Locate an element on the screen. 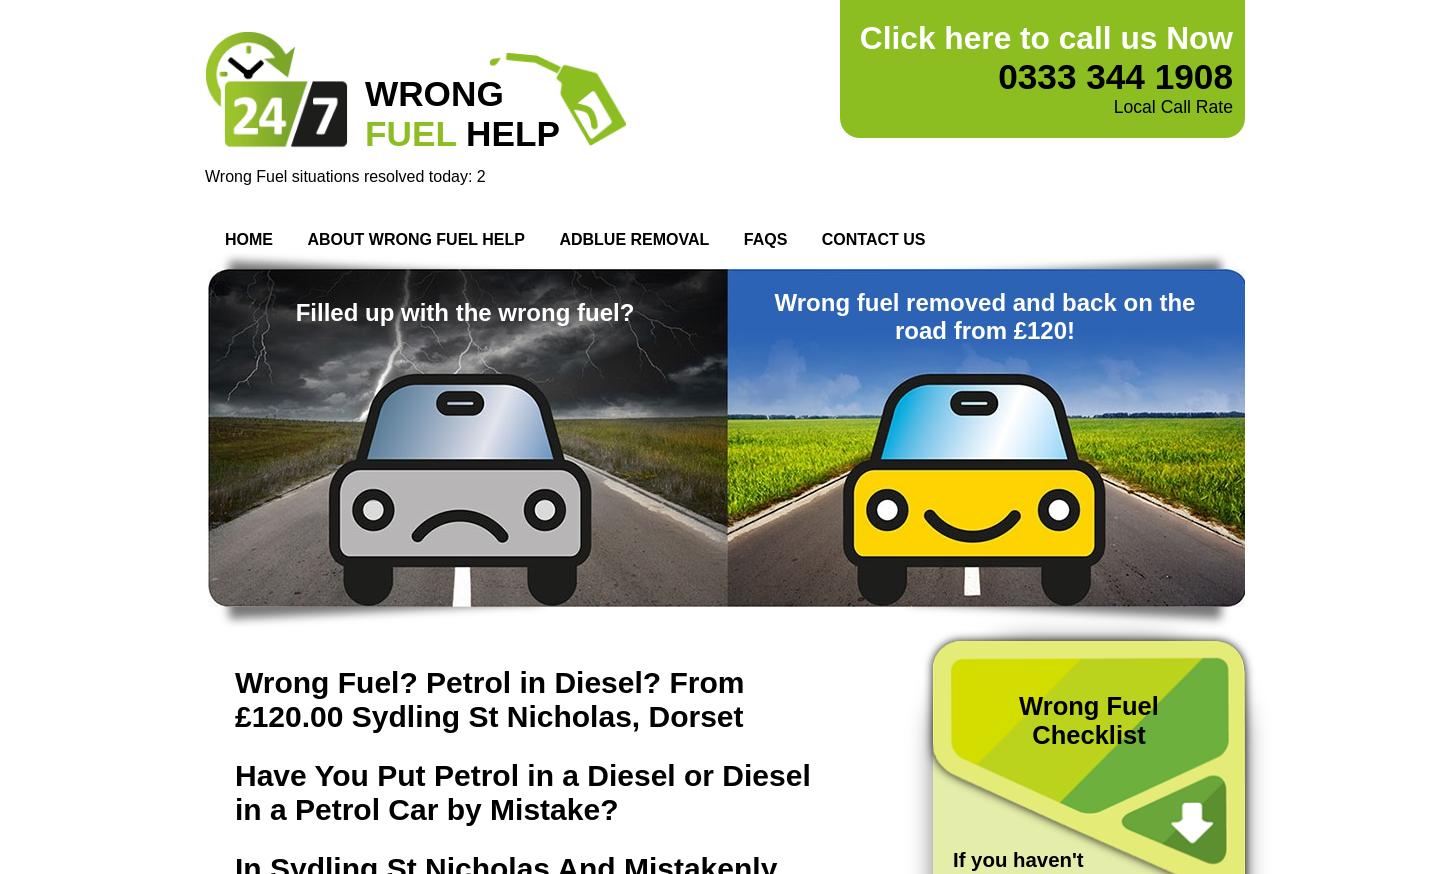  'FUEL' is located at coordinates (363, 133).